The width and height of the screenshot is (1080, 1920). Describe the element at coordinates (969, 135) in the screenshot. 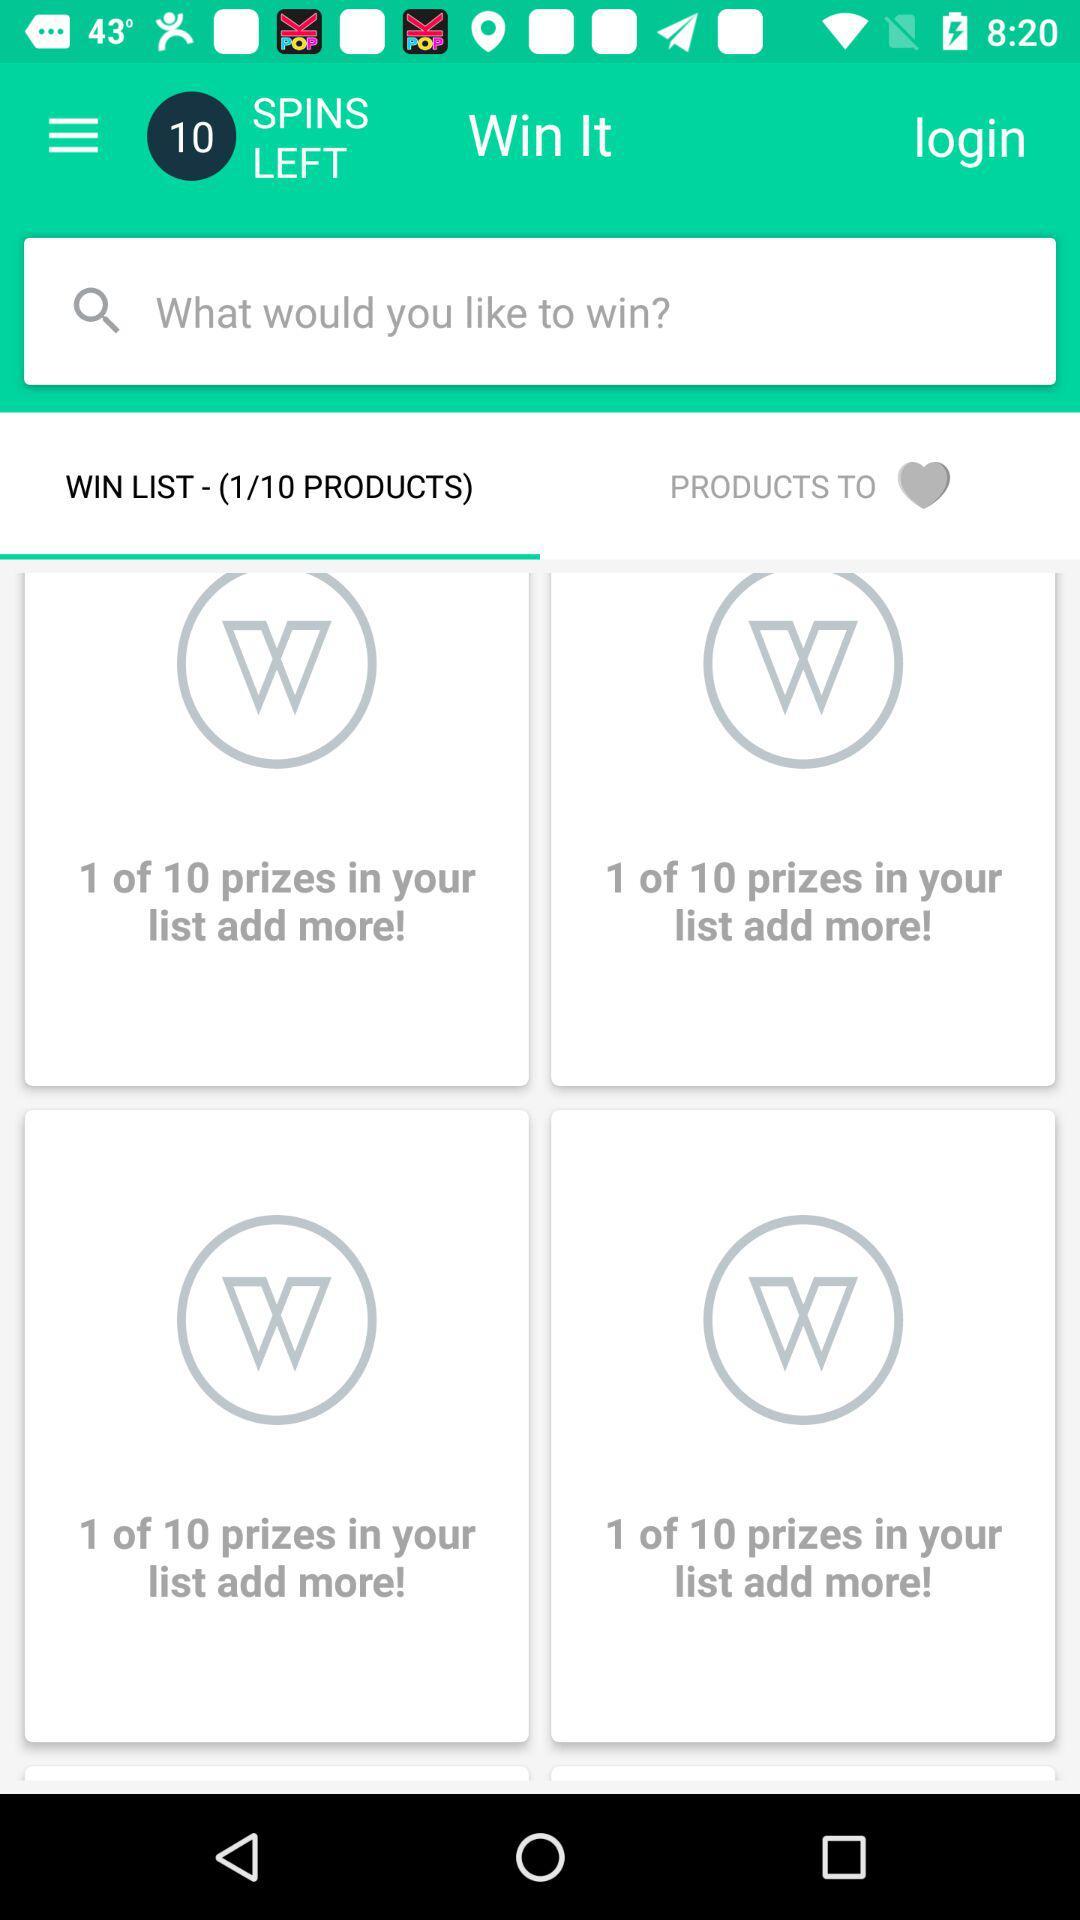

I see `the login icon` at that location.